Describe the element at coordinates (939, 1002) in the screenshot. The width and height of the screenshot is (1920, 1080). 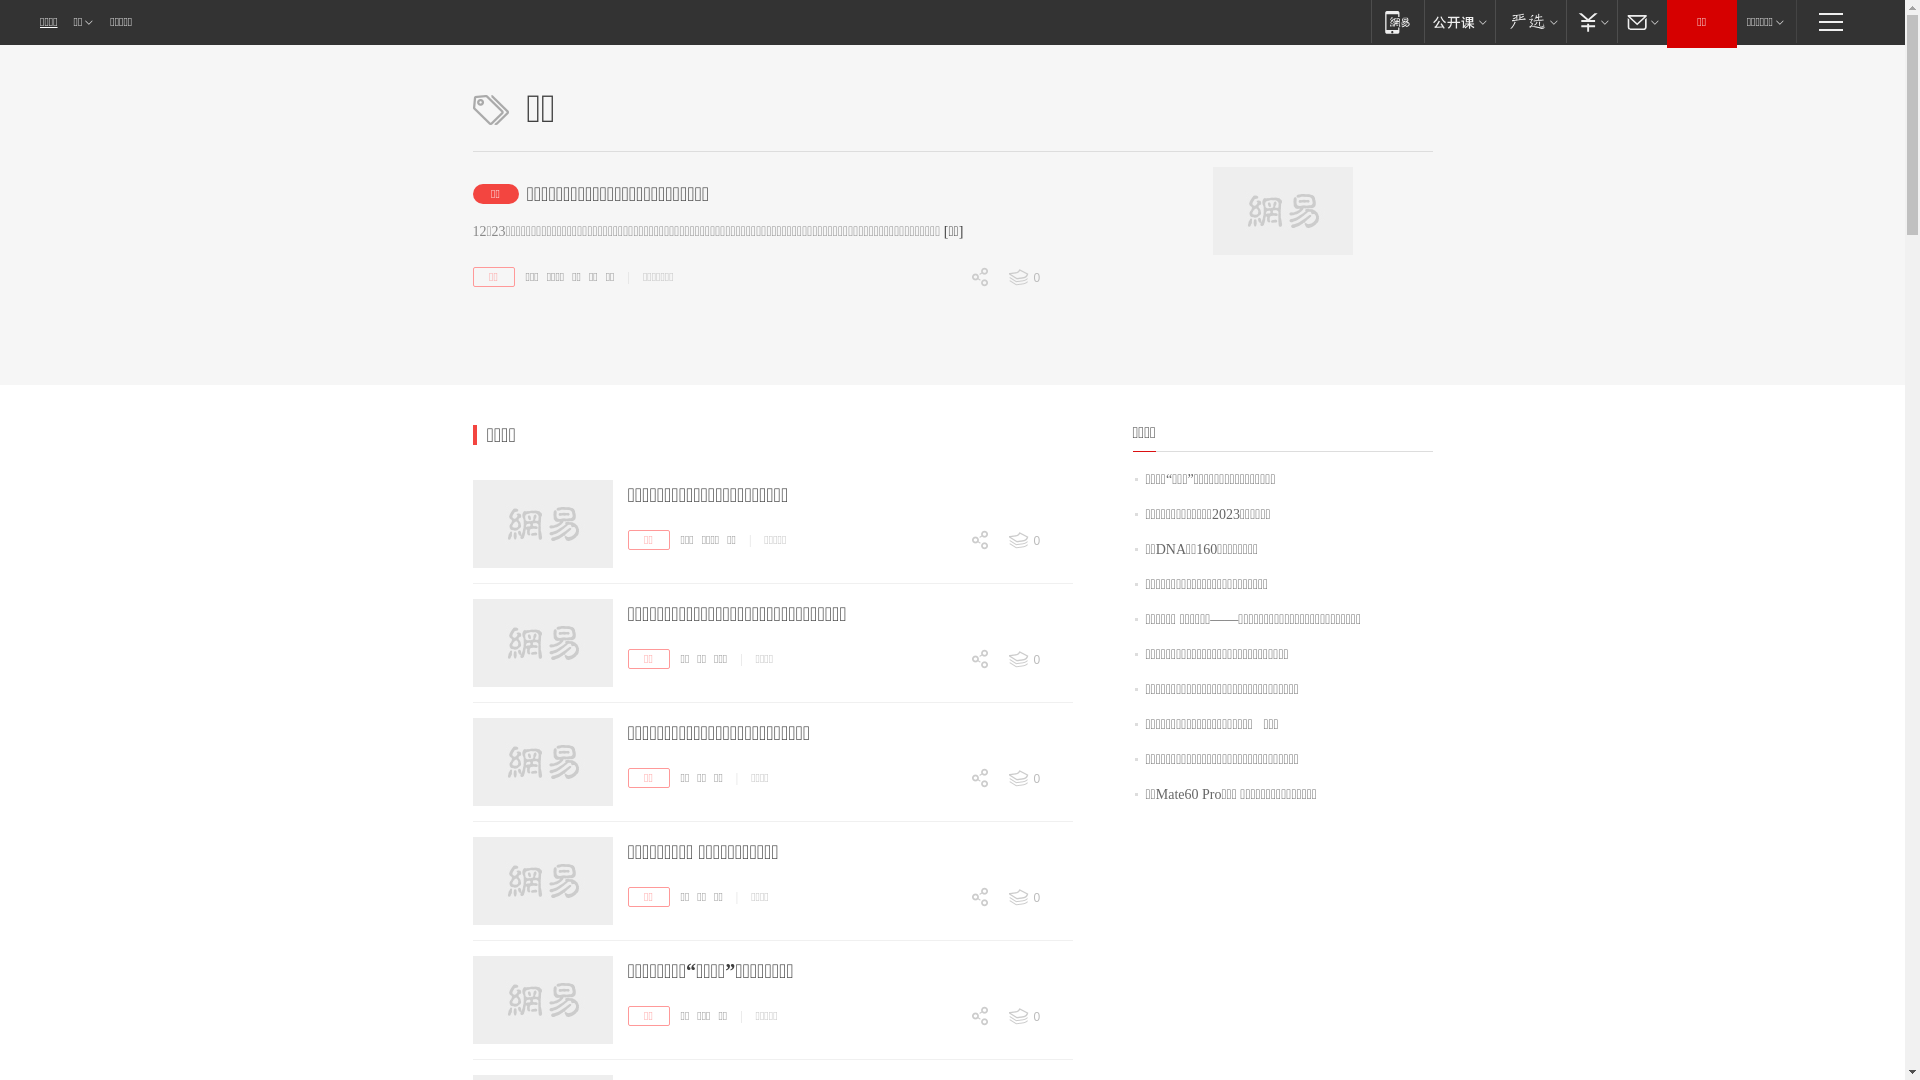
I see `'0'` at that location.